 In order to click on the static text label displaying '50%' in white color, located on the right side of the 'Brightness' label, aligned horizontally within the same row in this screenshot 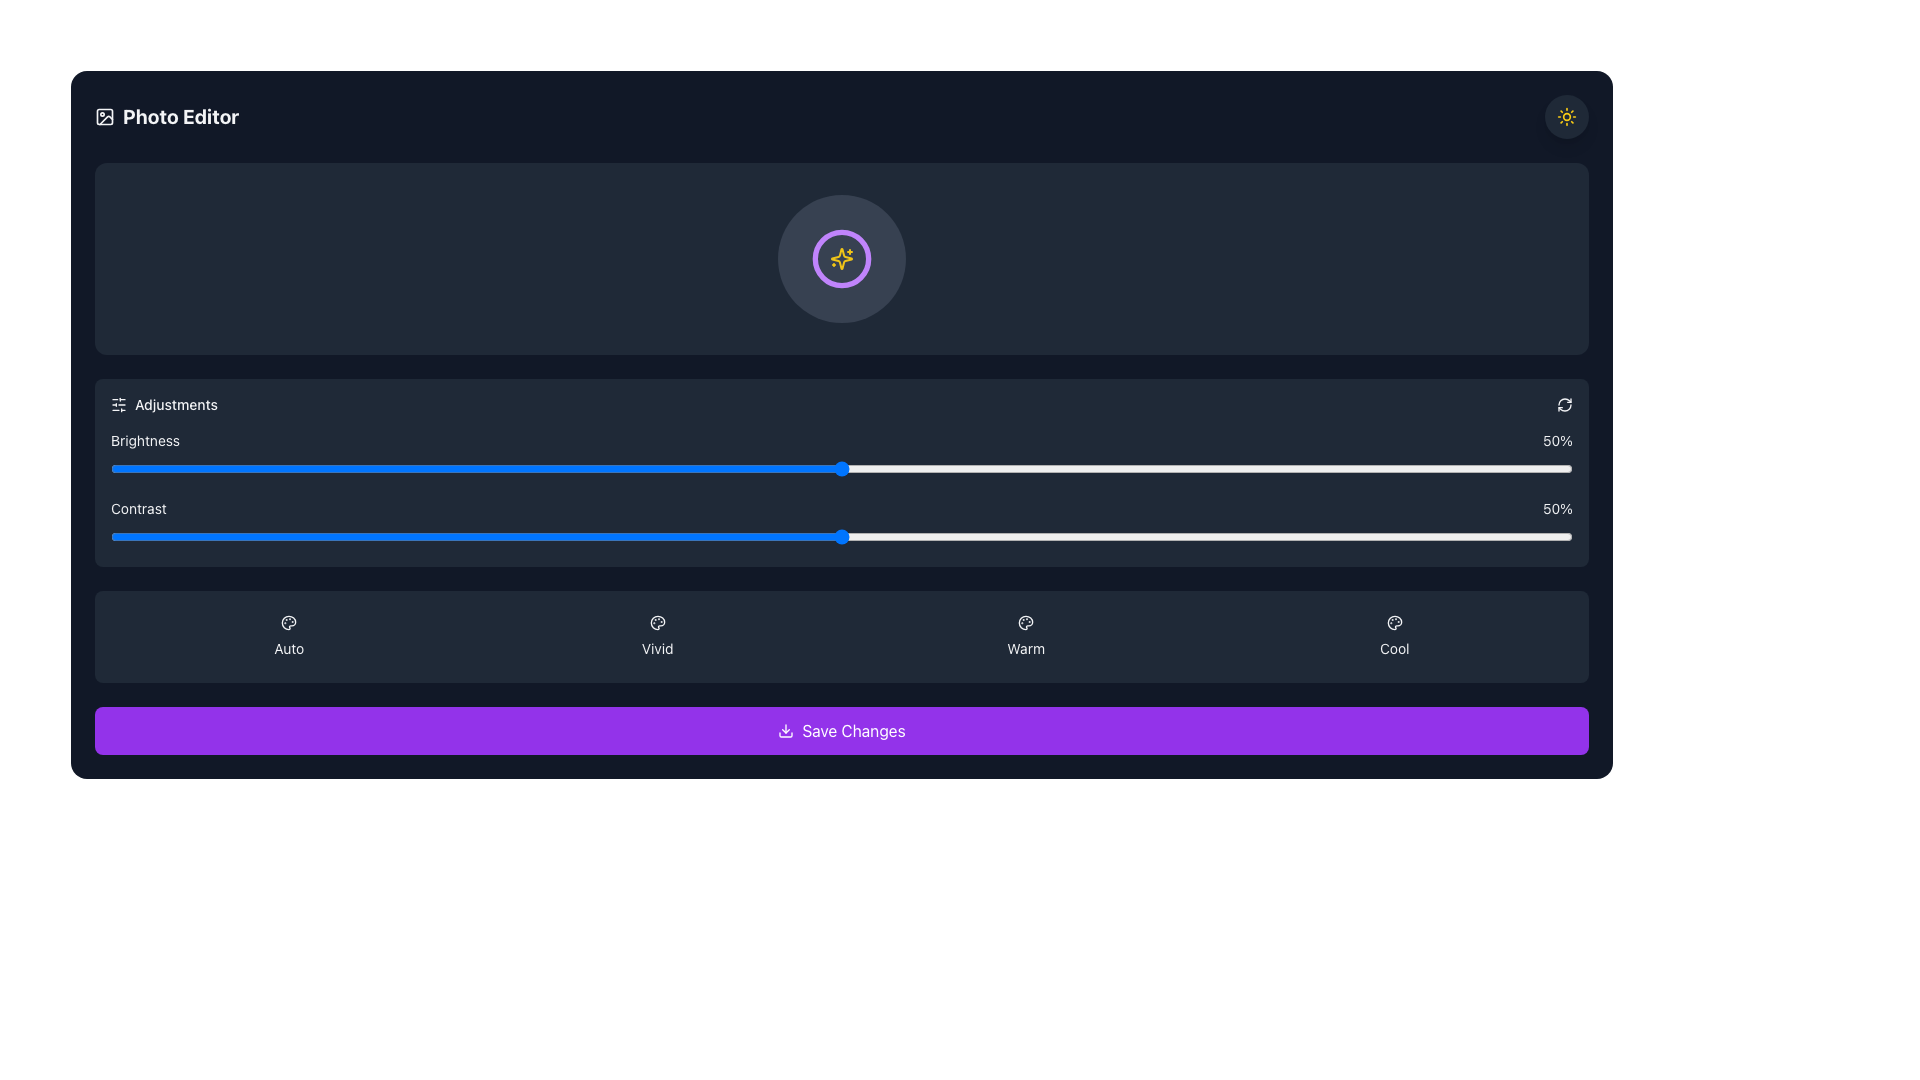, I will do `click(1557, 439)`.